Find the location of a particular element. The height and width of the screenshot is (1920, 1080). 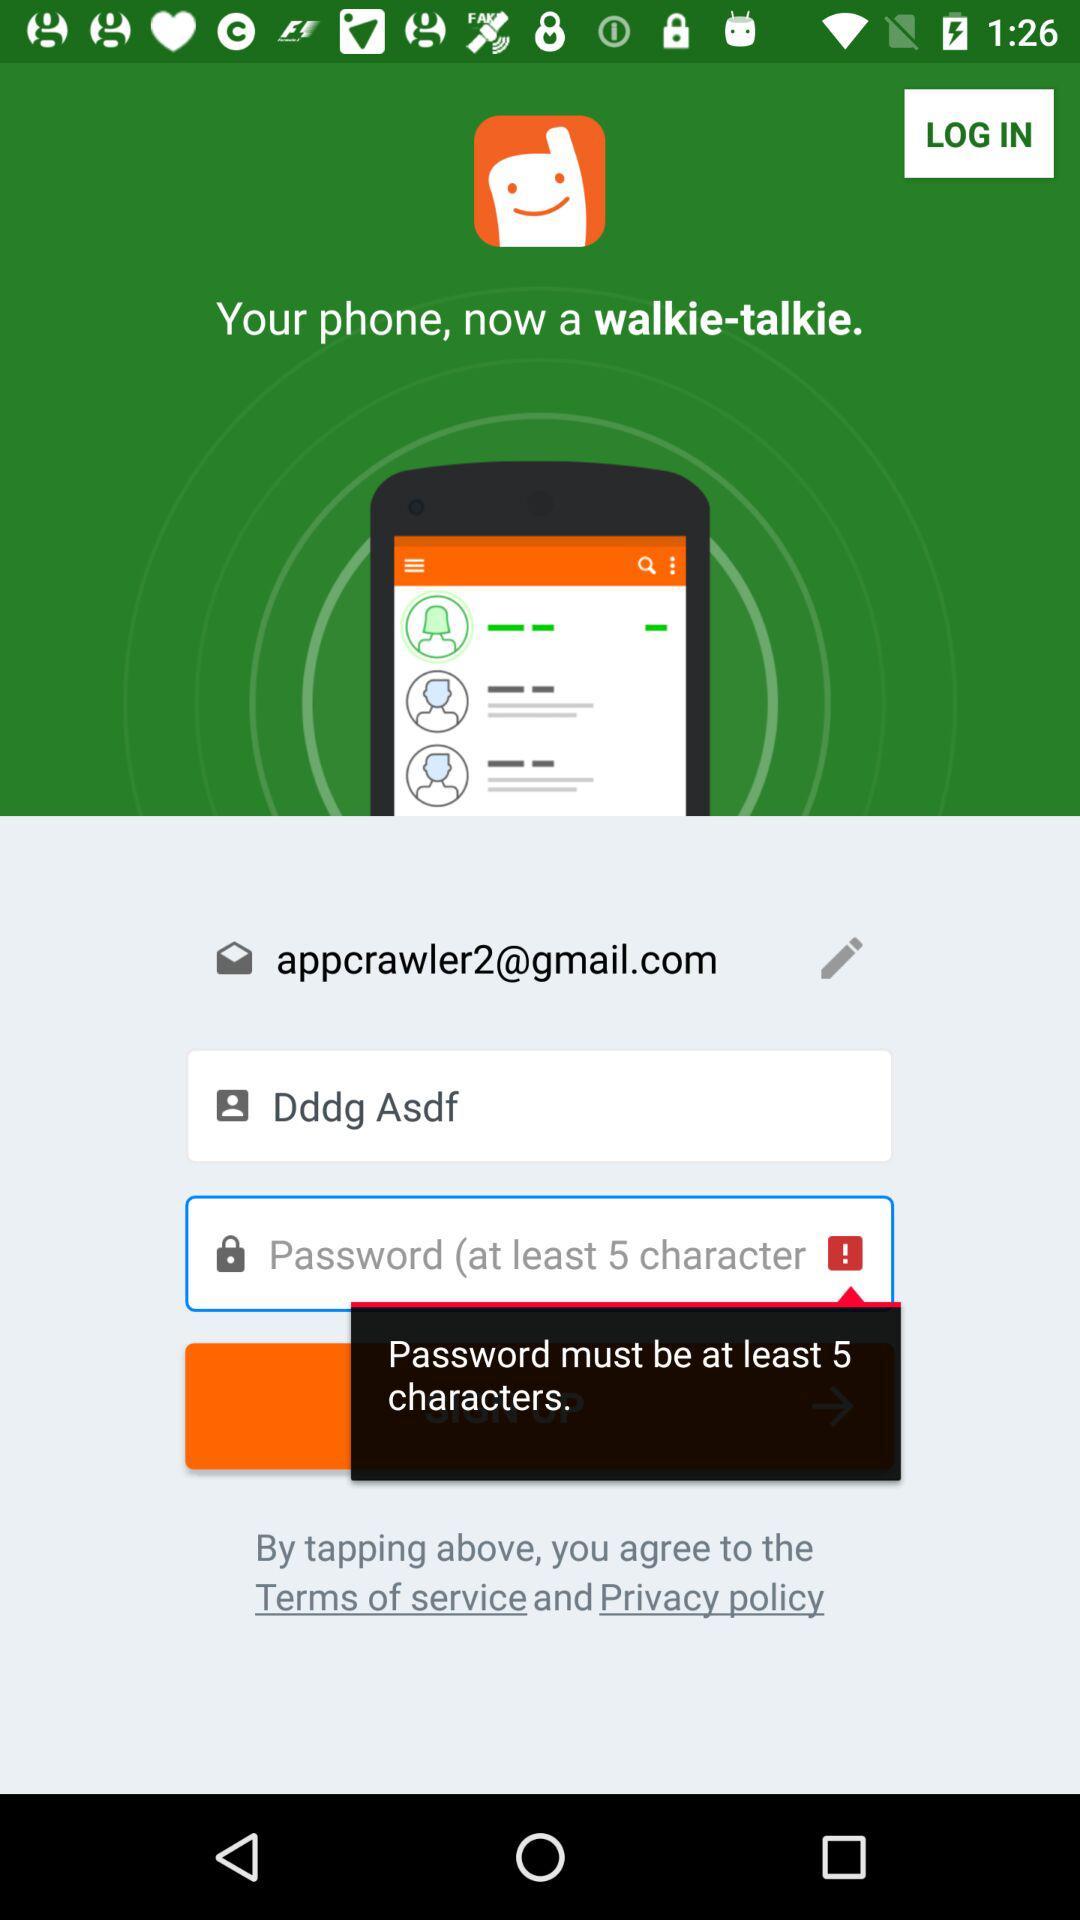

log in icon is located at coordinates (978, 132).